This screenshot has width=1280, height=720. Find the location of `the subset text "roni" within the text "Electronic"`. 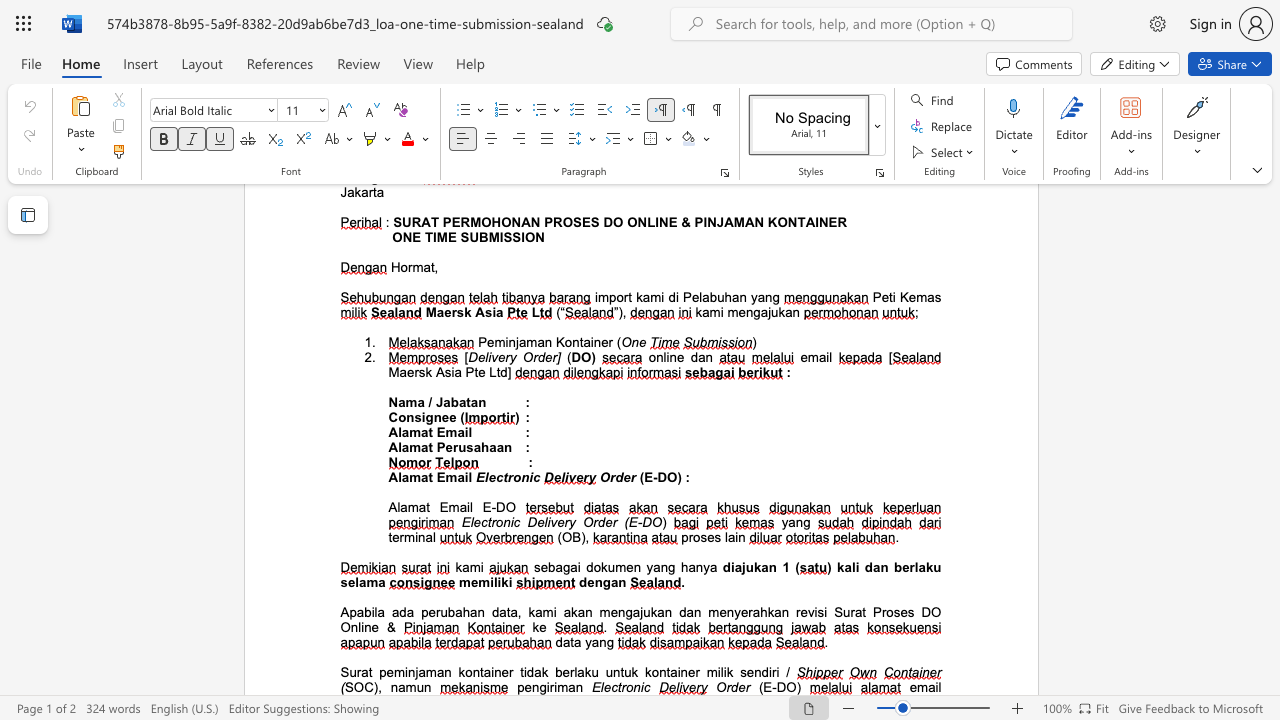

the subset text "roni" within the text "Electronic" is located at coordinates (620, 686).